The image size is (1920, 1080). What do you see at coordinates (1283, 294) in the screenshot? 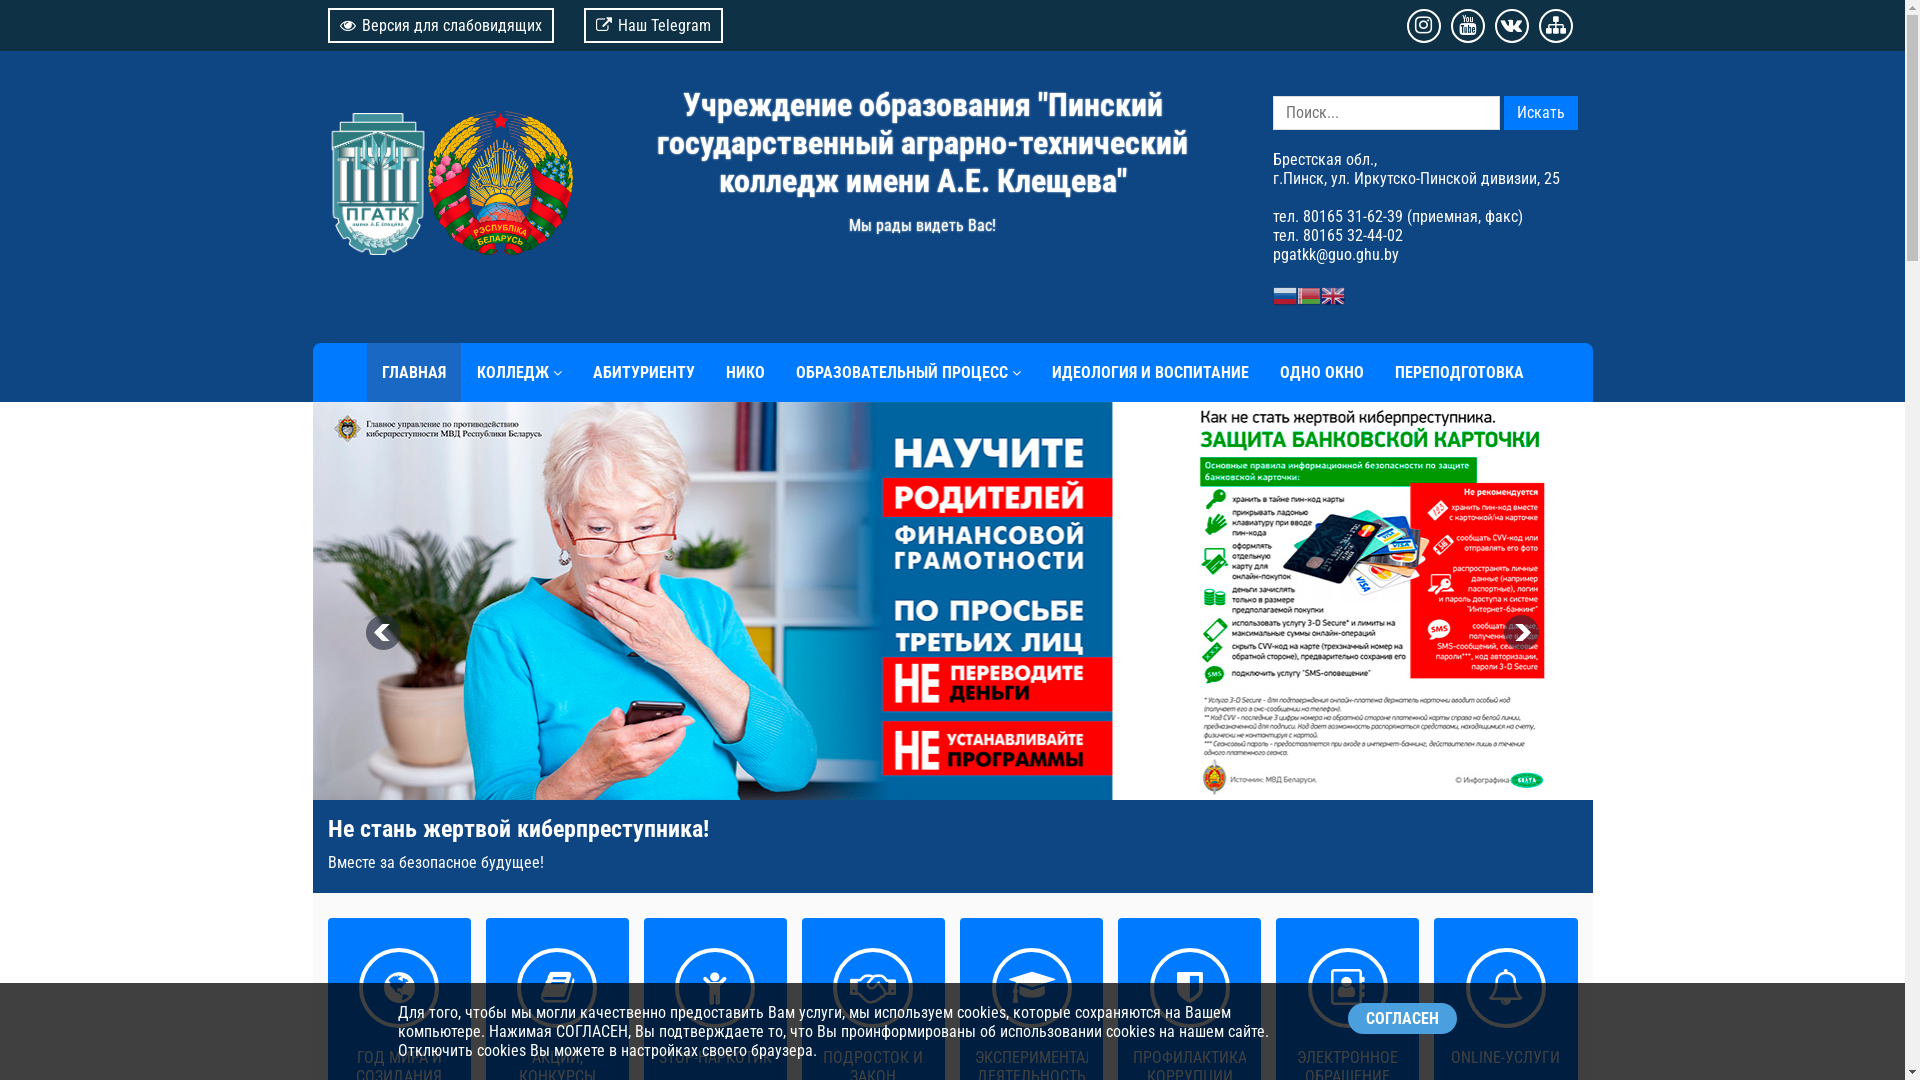
I see `'Russian'` at bounding box center [1283, 294].